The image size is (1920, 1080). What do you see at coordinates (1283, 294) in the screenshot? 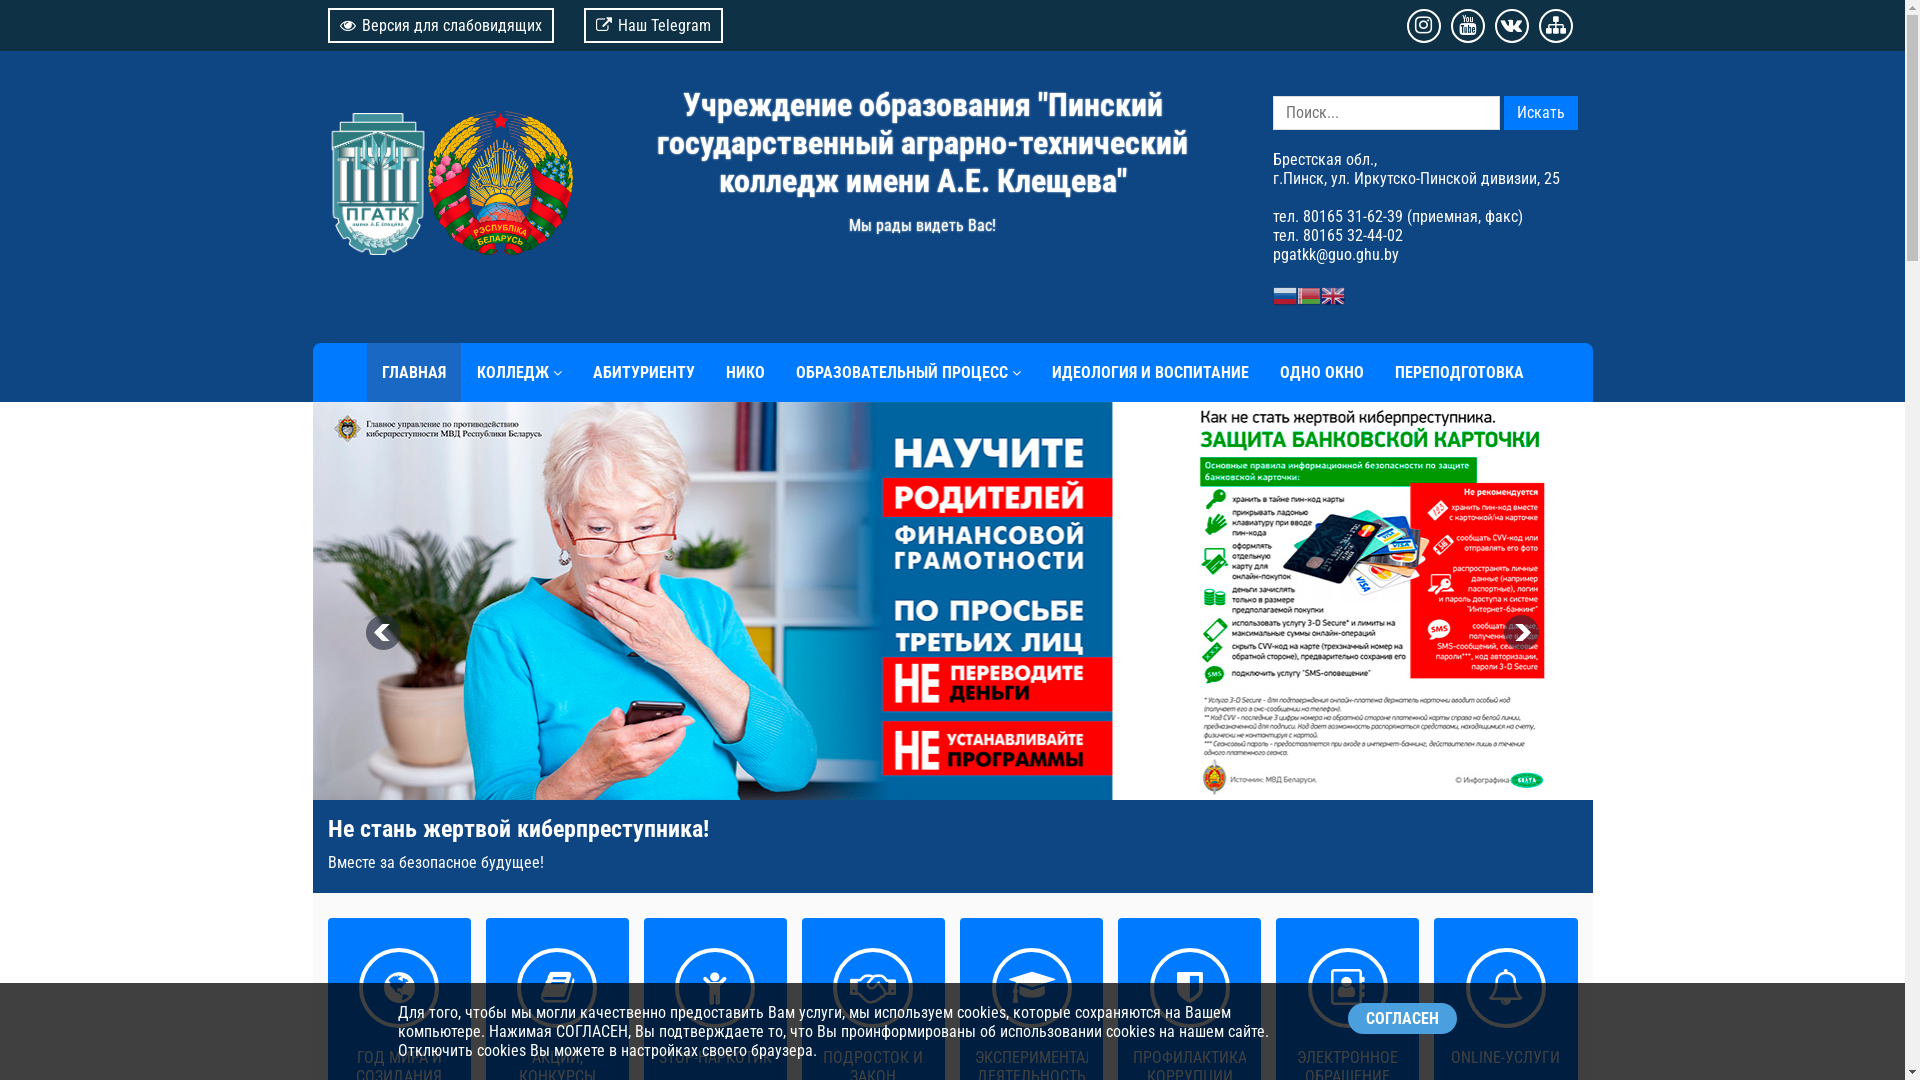
I see `'Russian'` at bounding box center [1283, 294].